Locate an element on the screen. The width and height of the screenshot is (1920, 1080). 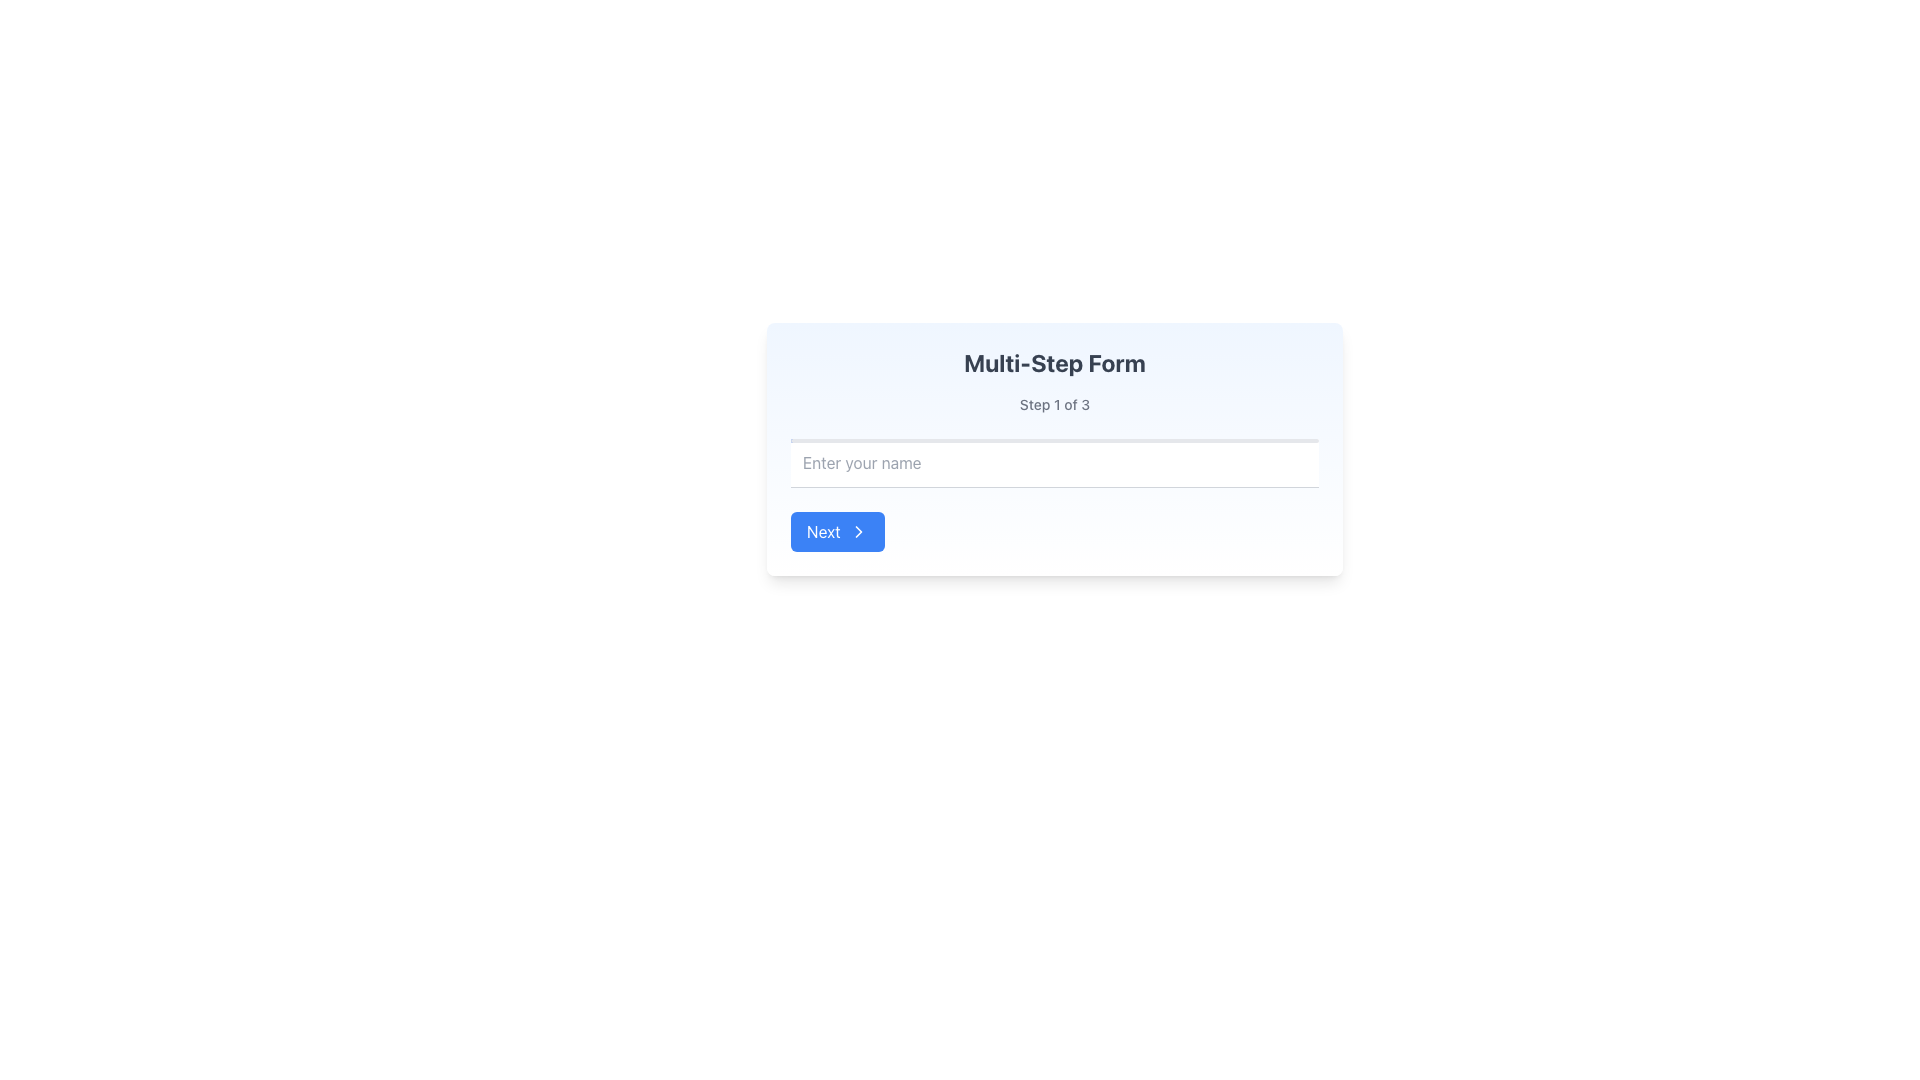
the chevron arrow icon pointing to the right, which is located to the right of the text 'Next' inside a button in the bottom left quadrant of the form interface is located at coordinates (858, 531).